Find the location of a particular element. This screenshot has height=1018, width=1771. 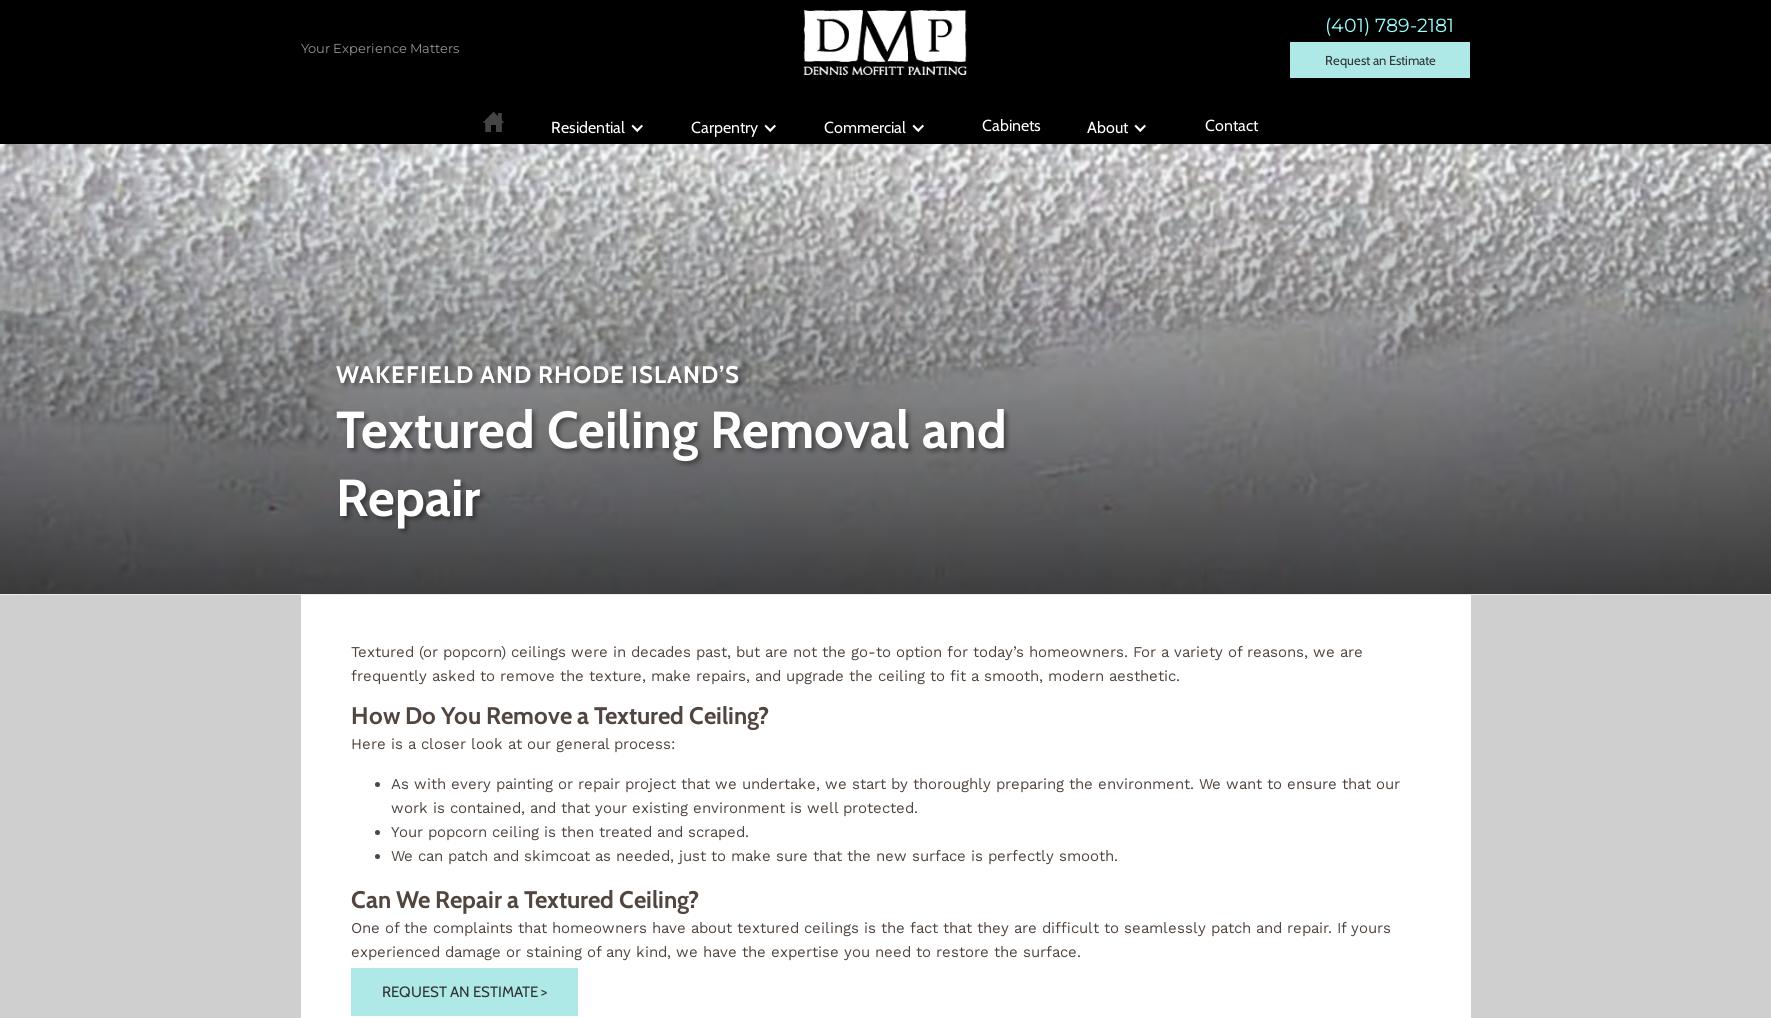

'Textured Ceiling Removal and Repair' is located at coordinates (334, 463).